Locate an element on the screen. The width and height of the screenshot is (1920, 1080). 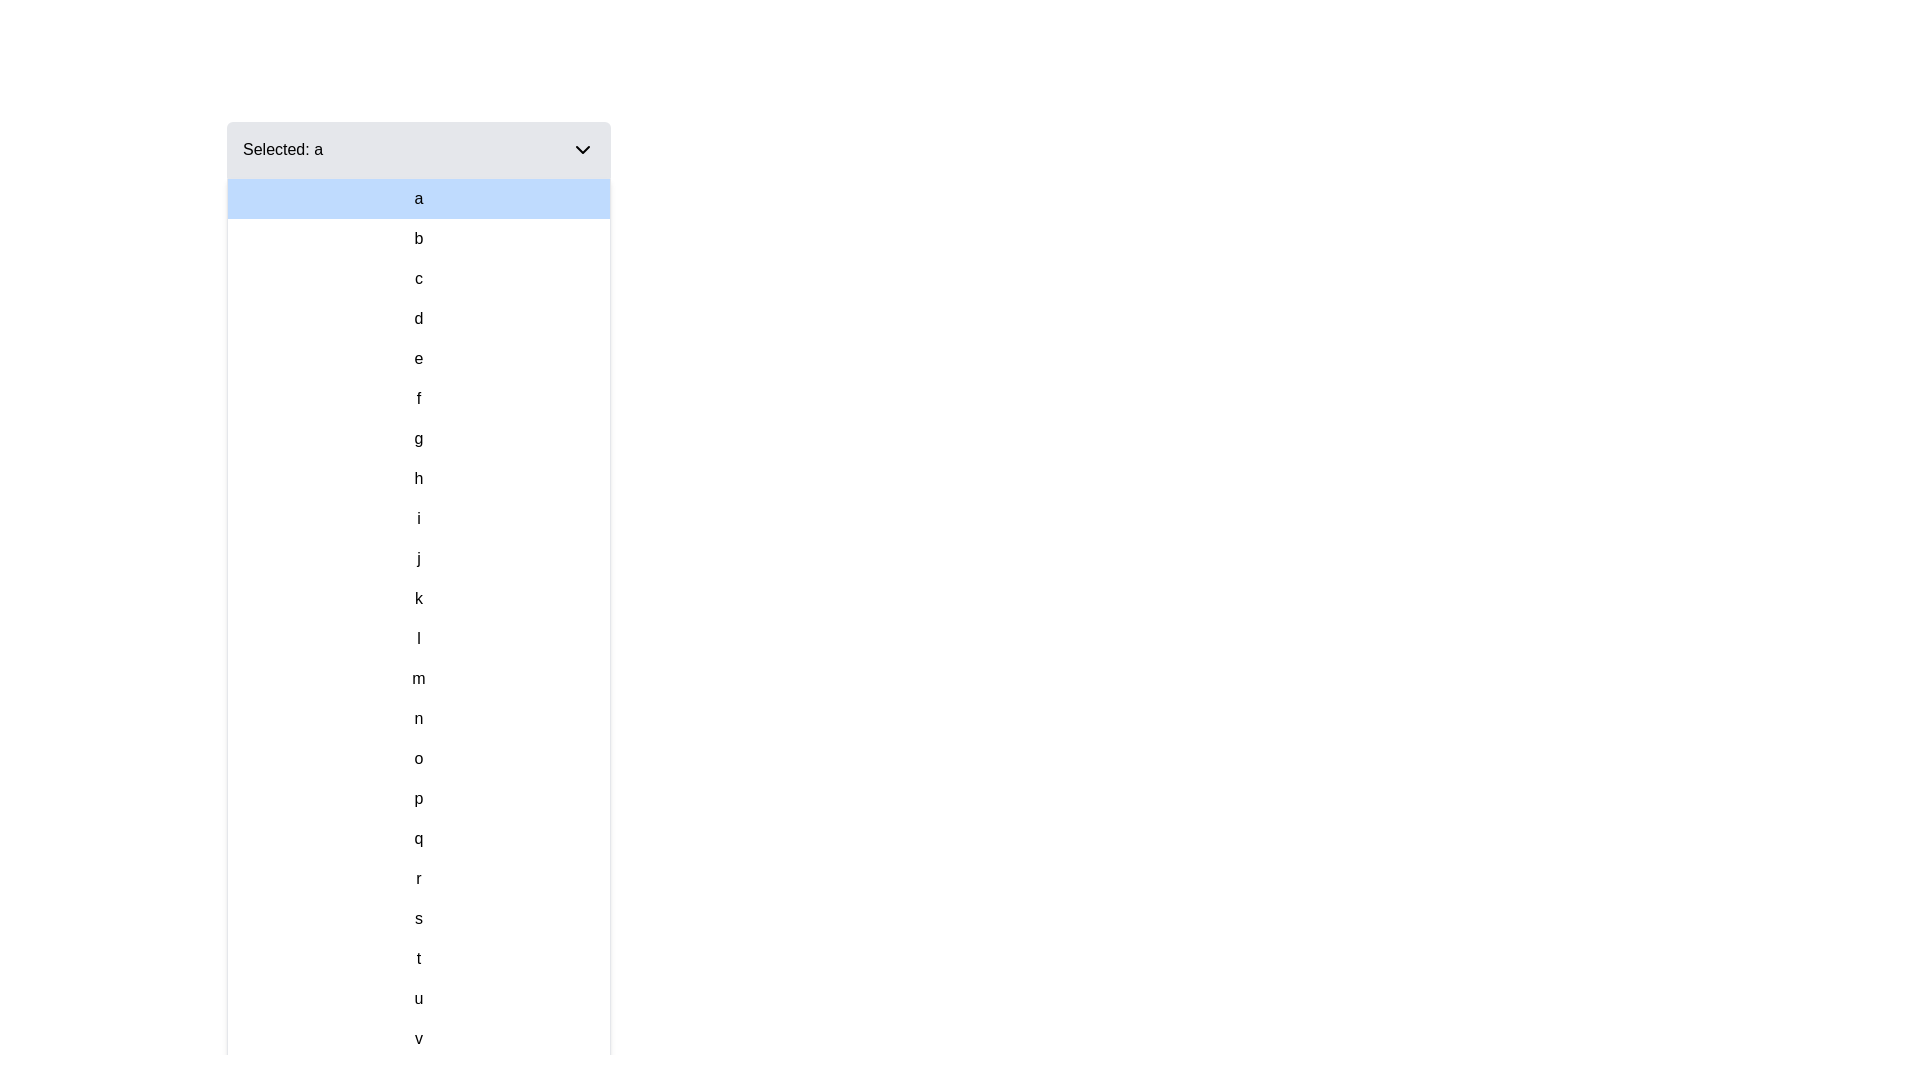
the single, black, lowercase letter 'l' which is the 12th item in a vertically oriented list of letters on a white background is located at coordinates (417, 639).